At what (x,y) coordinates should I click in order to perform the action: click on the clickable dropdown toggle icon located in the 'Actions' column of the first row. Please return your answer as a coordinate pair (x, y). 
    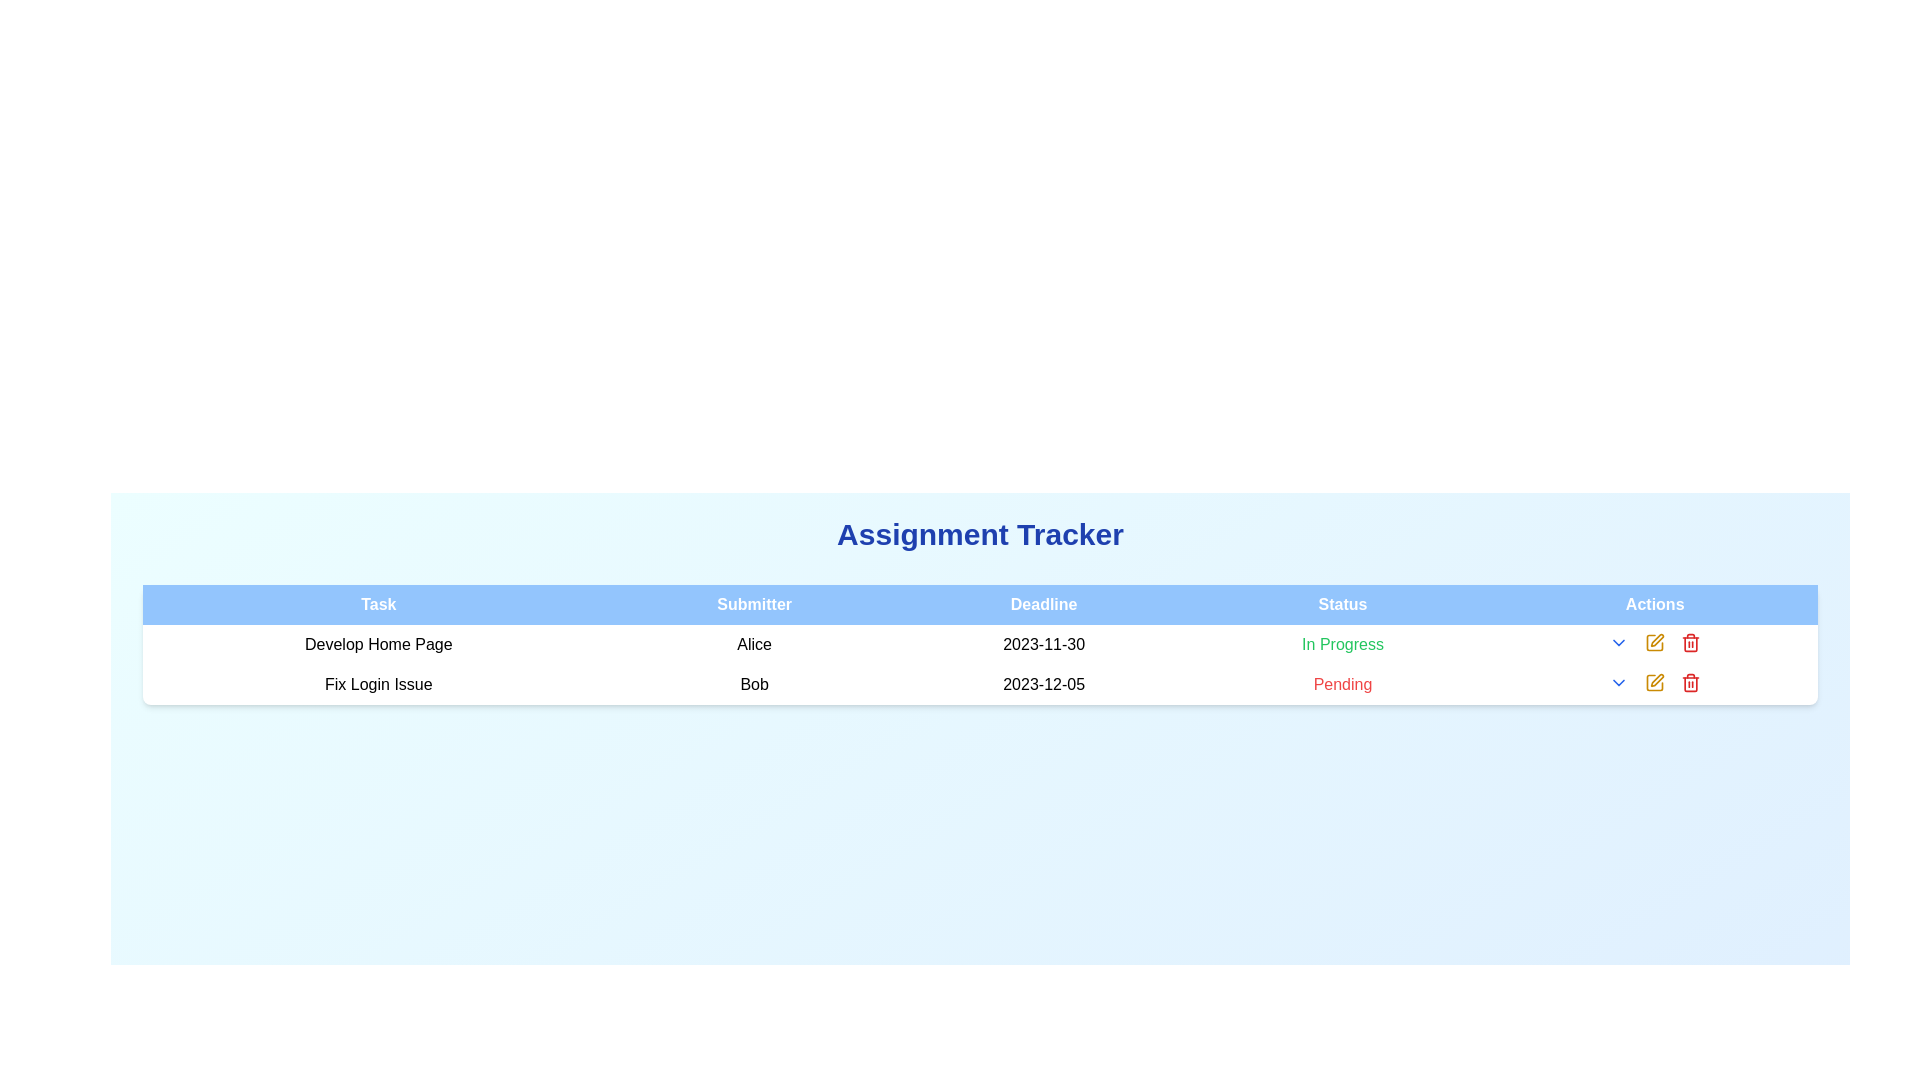
    Looking at the image, I should click on (1619, 643).